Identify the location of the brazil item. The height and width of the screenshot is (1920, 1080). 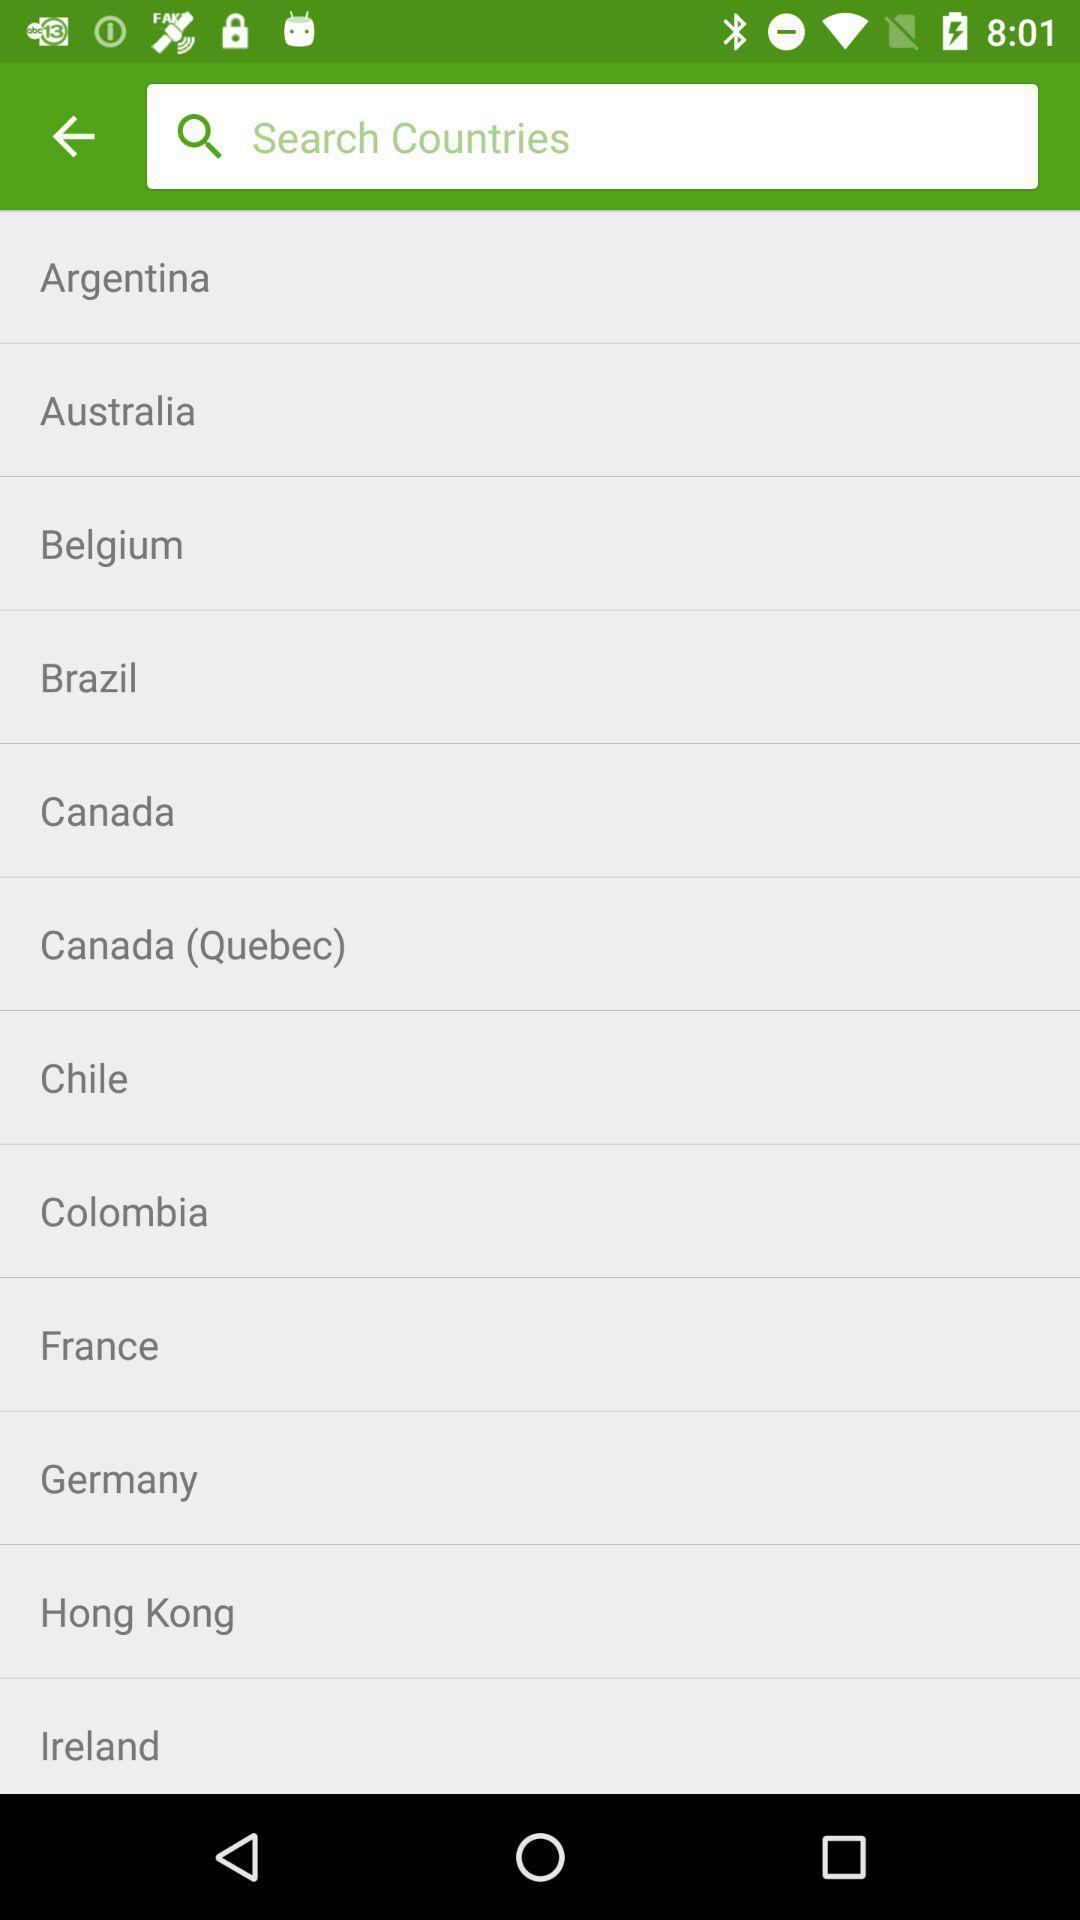
(540, 676).